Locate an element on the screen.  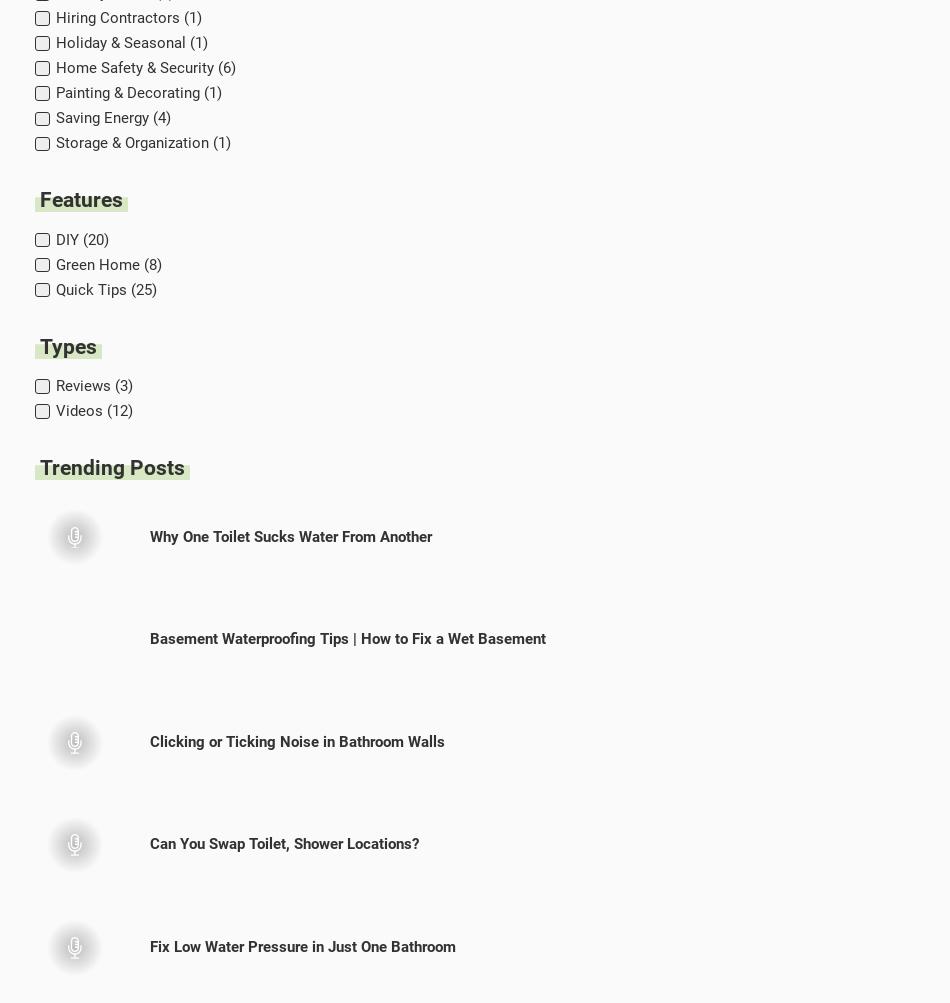
'Clicking or Ticking Noise in Bathroom Walls' is located at coordinates (296, 740).